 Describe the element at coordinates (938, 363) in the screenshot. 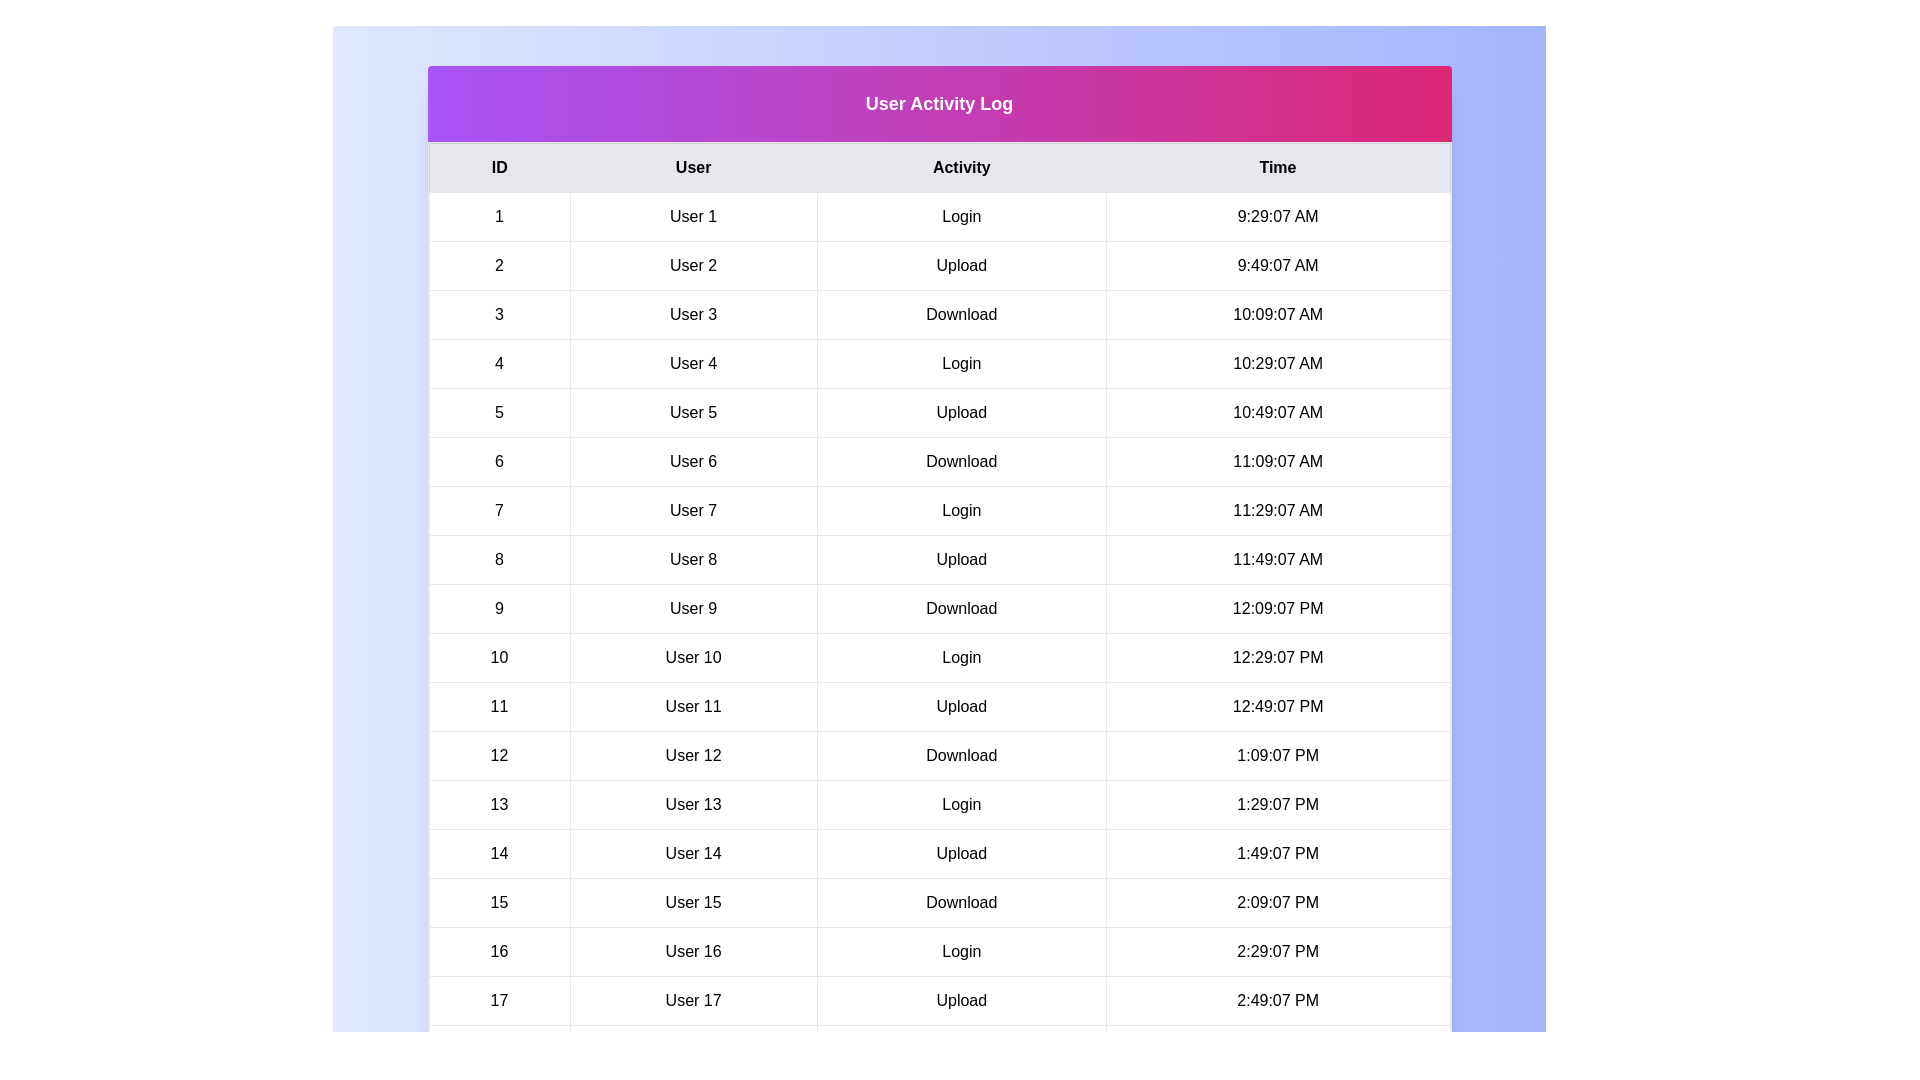

I see `the row corresponding to 4` at that location.